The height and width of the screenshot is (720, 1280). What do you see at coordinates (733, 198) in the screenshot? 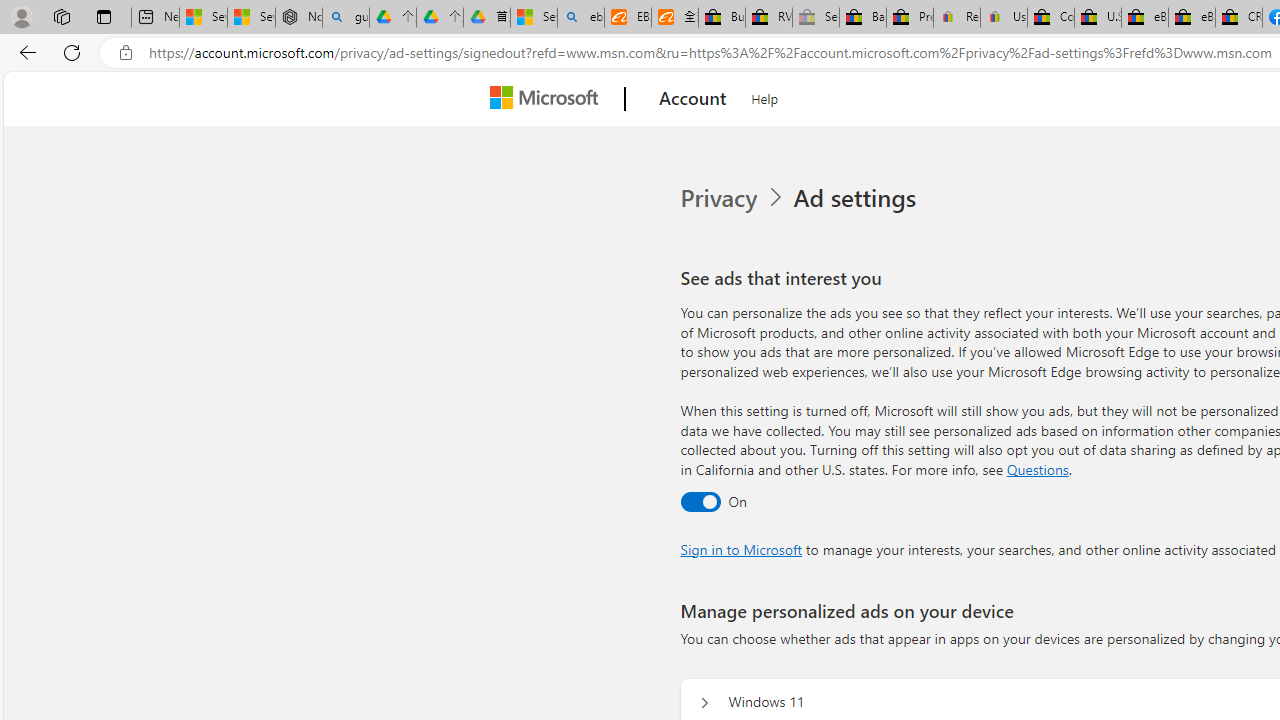
I see `'Privacy'` at bounding box center [733, 198].